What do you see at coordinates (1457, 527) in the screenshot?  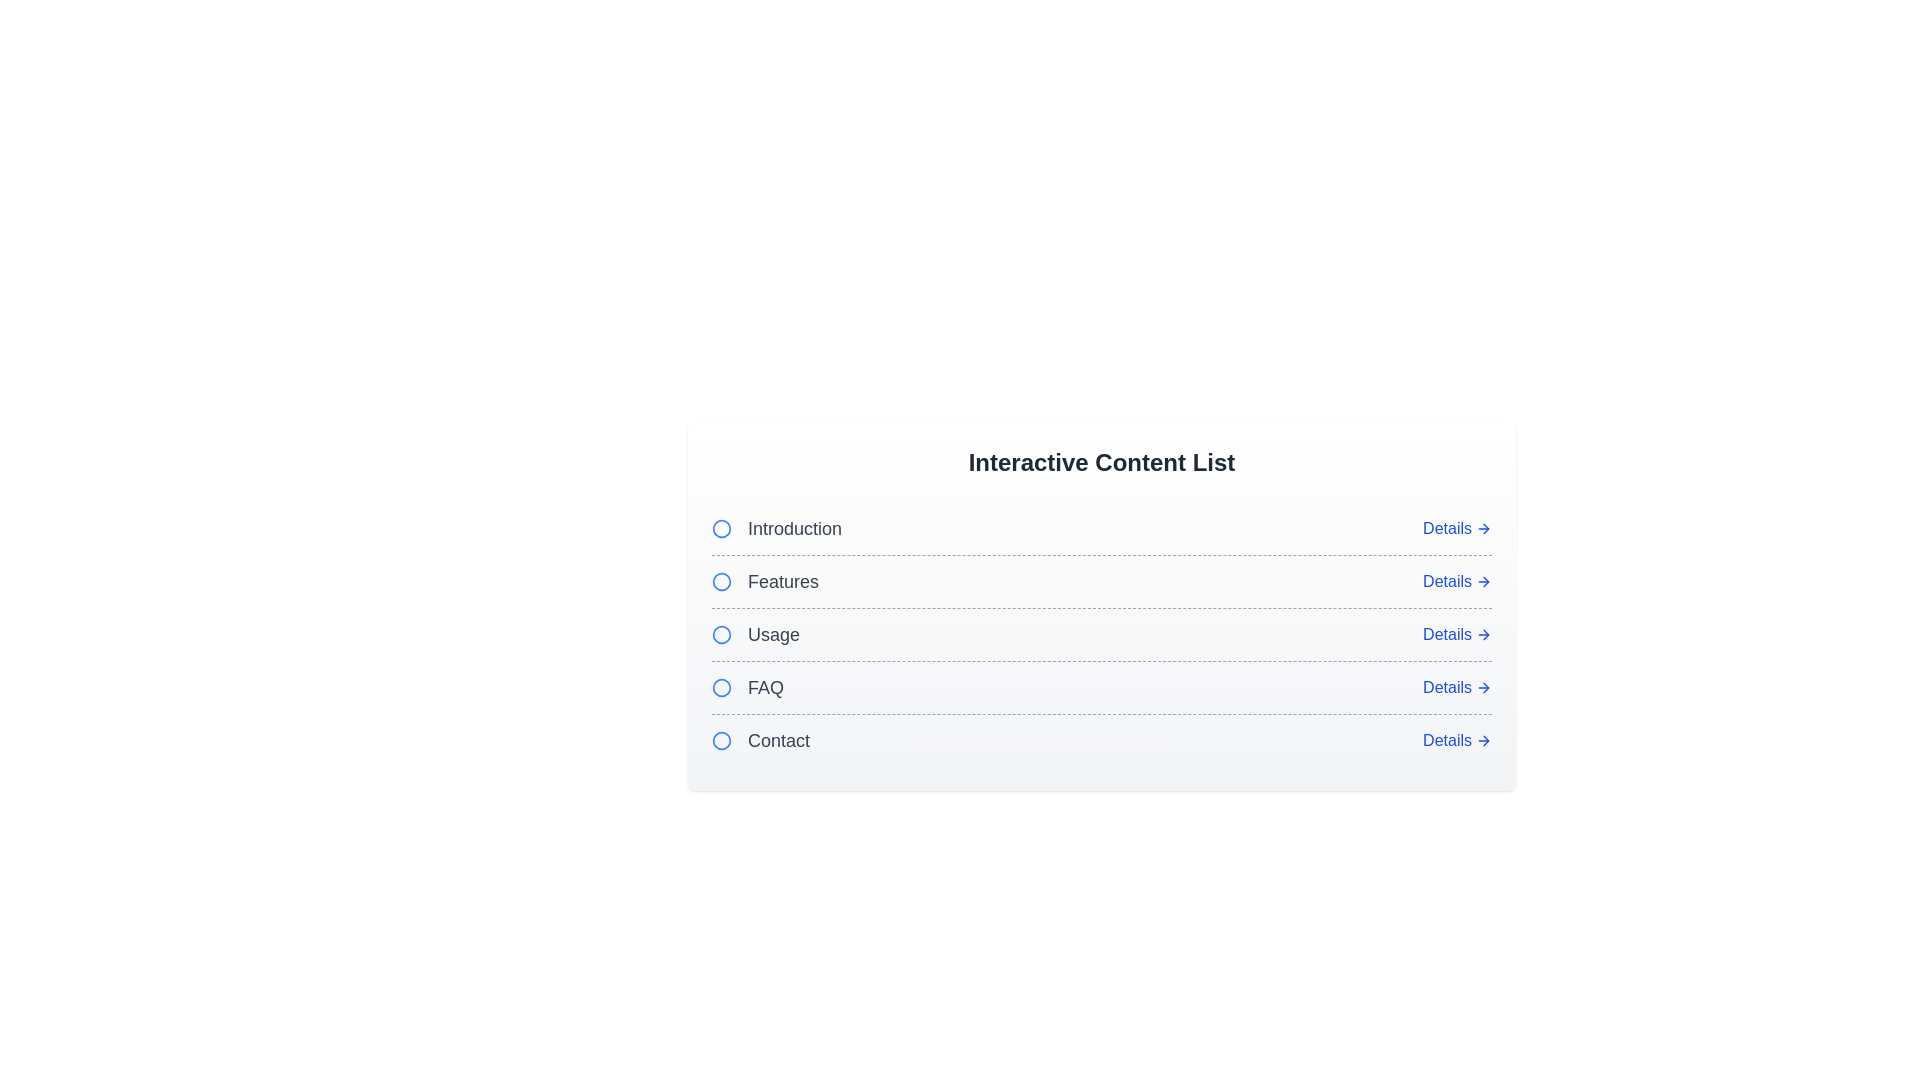 I see `the 'Details' hyperlink located to the far right of the 'Introduction' title` at bounding box center [1457, 527].